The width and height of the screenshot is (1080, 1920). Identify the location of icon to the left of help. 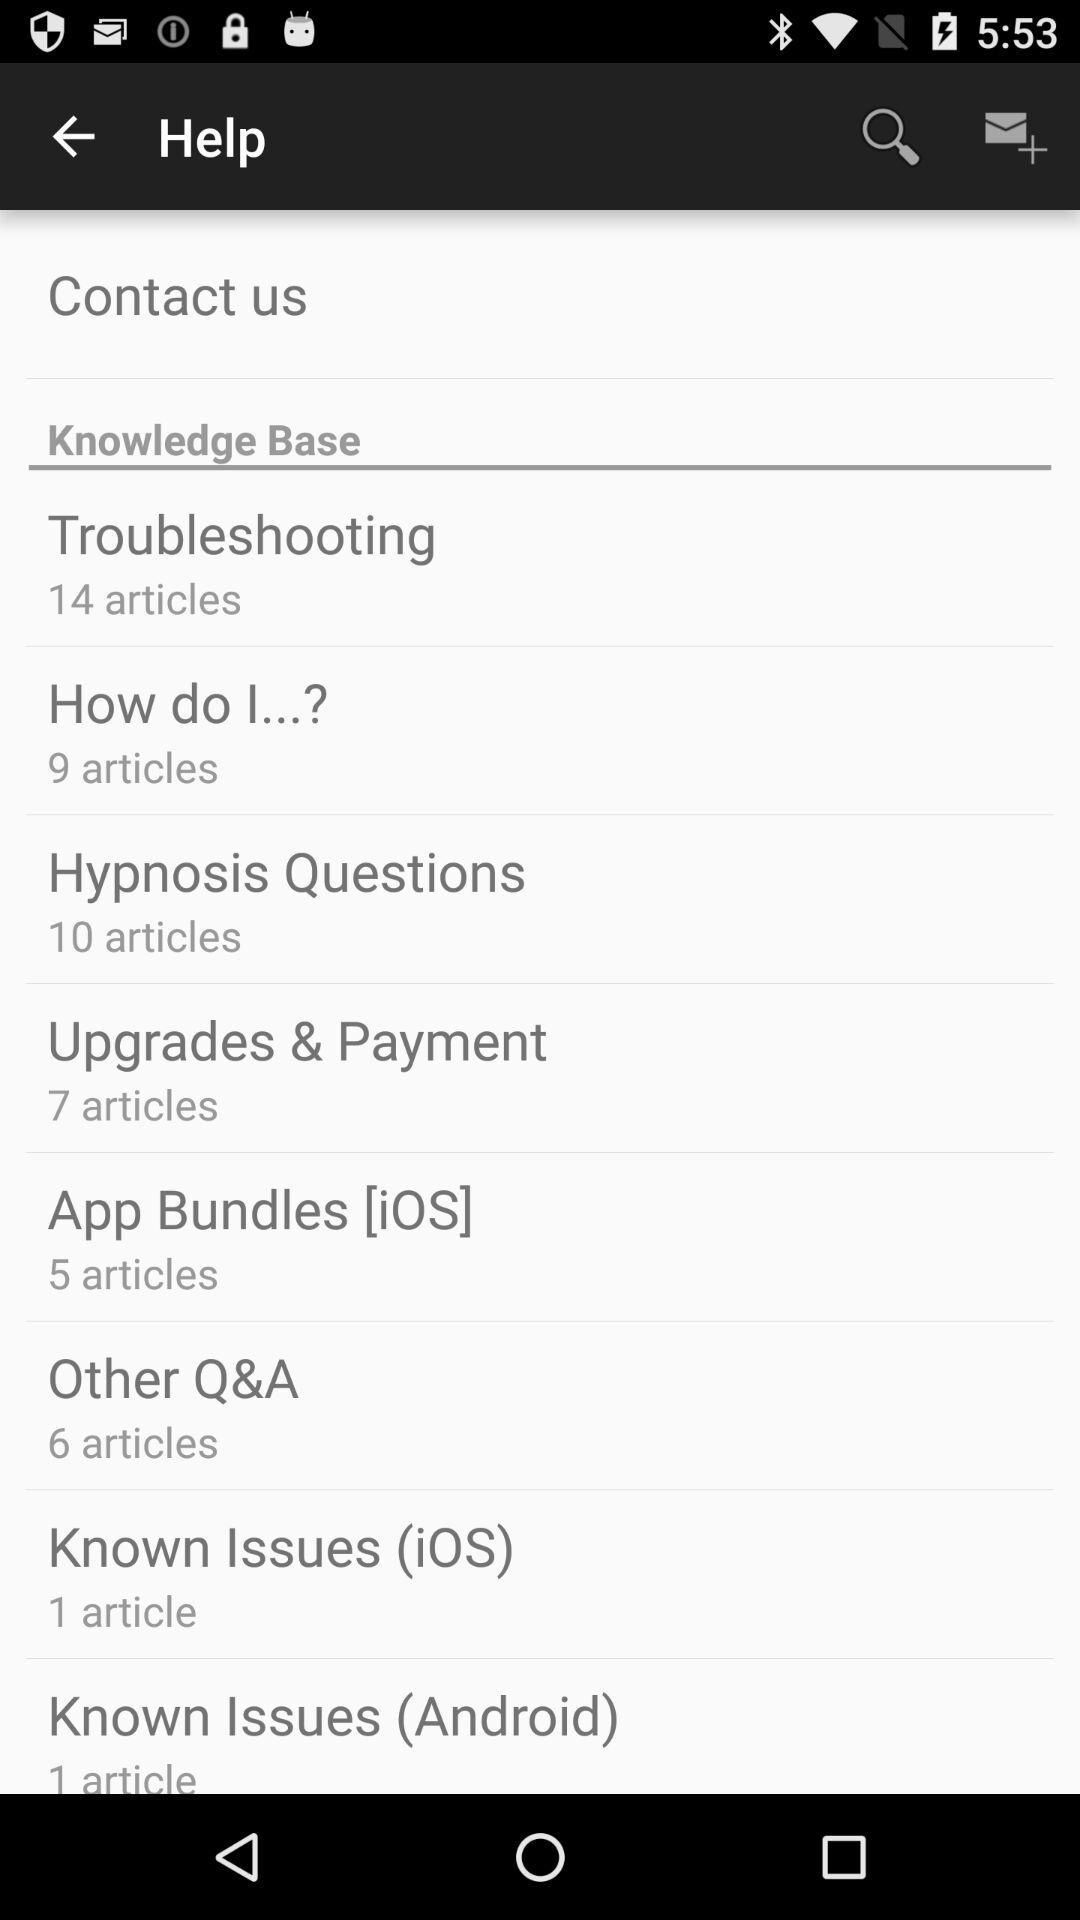
(72, 135).